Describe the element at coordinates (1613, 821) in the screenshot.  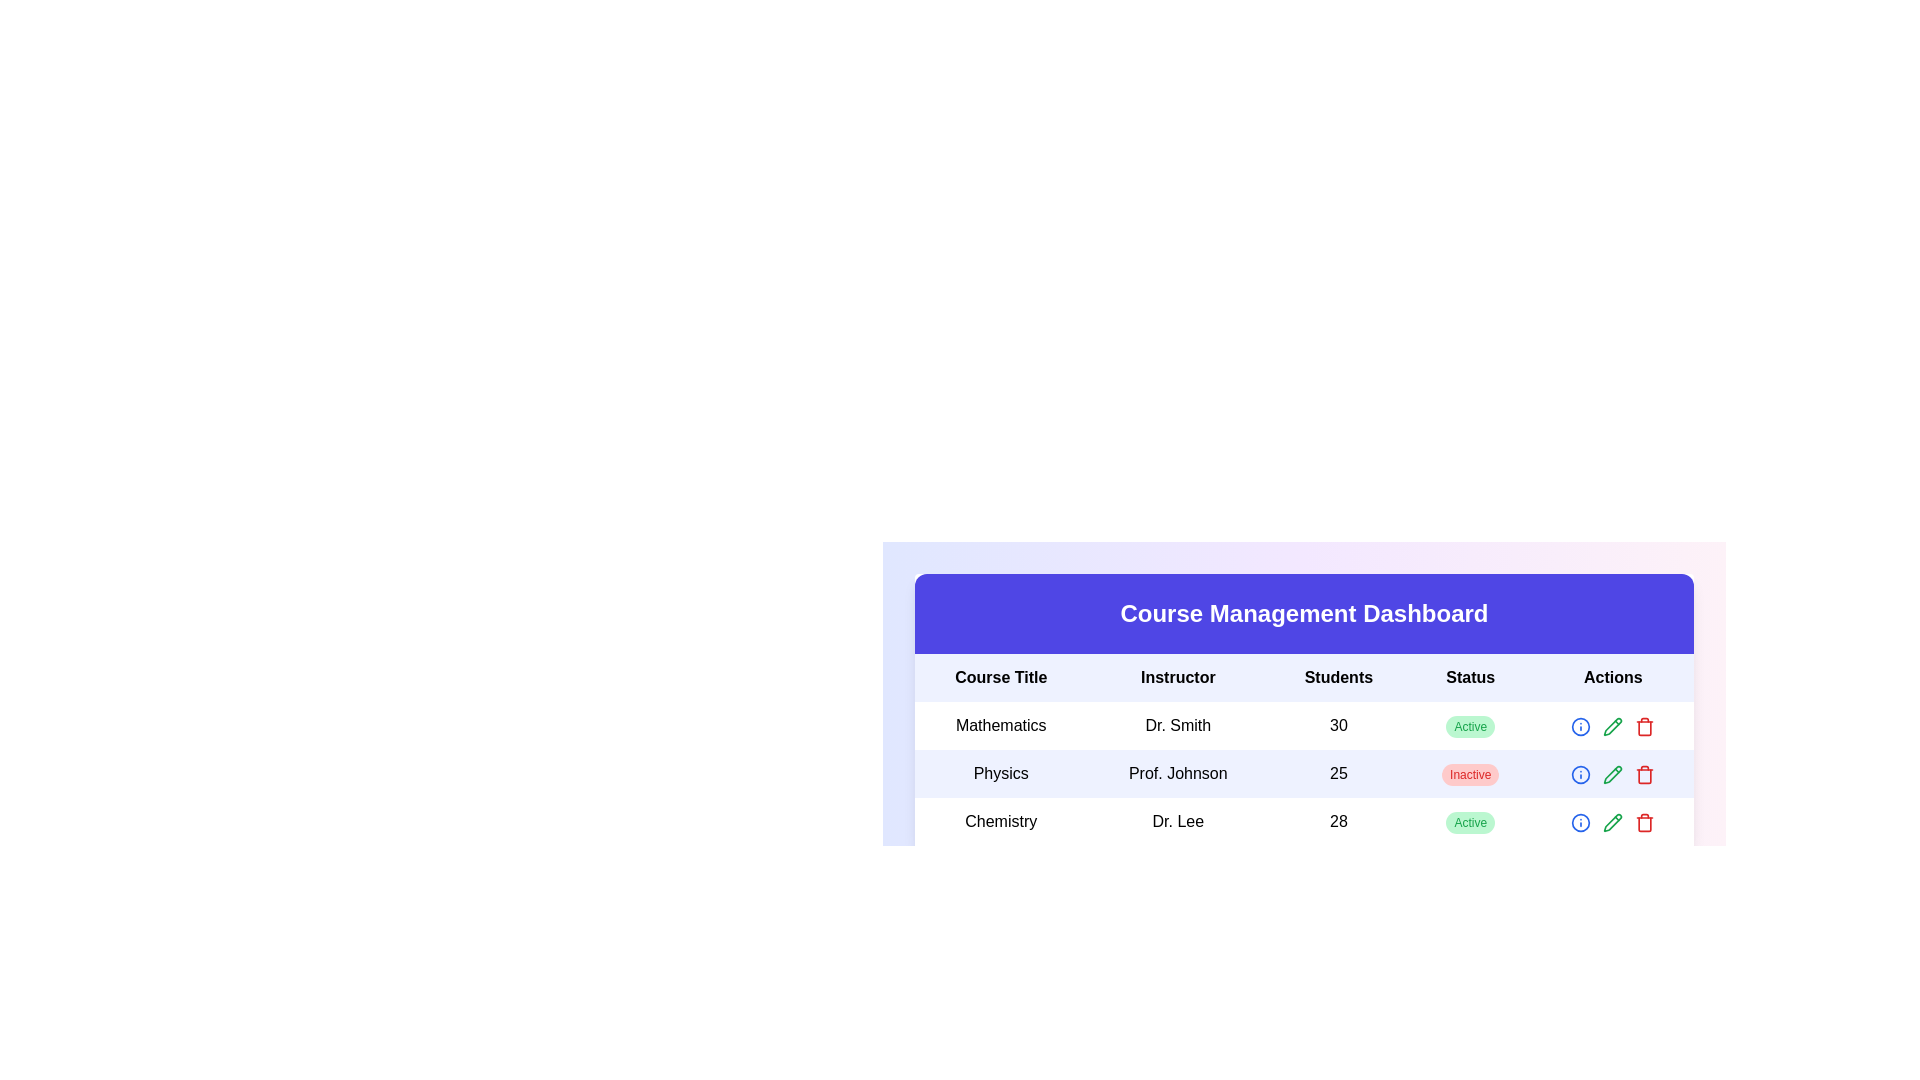
I see `the green pencil icon in the actions column of the course management table to initiate editing for the Chemistry row` at that location.